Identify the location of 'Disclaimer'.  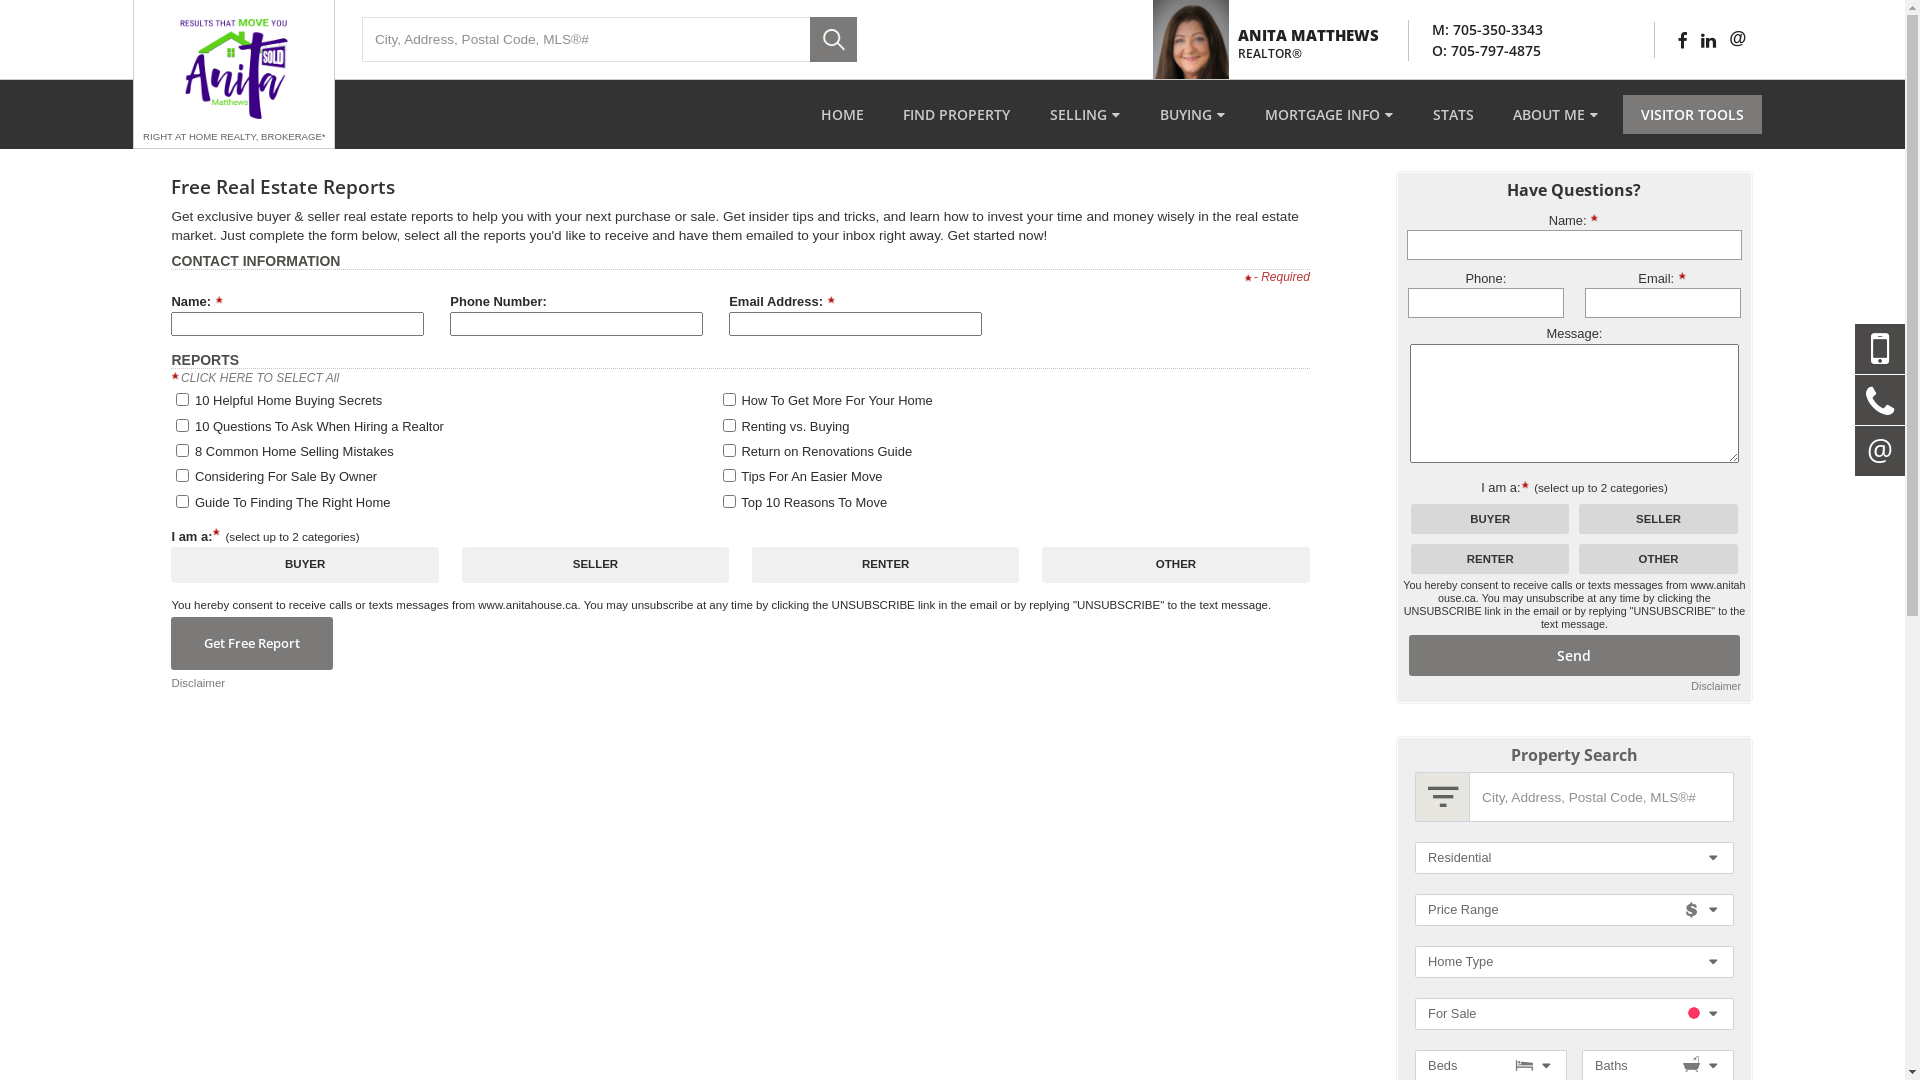
(197, 682).